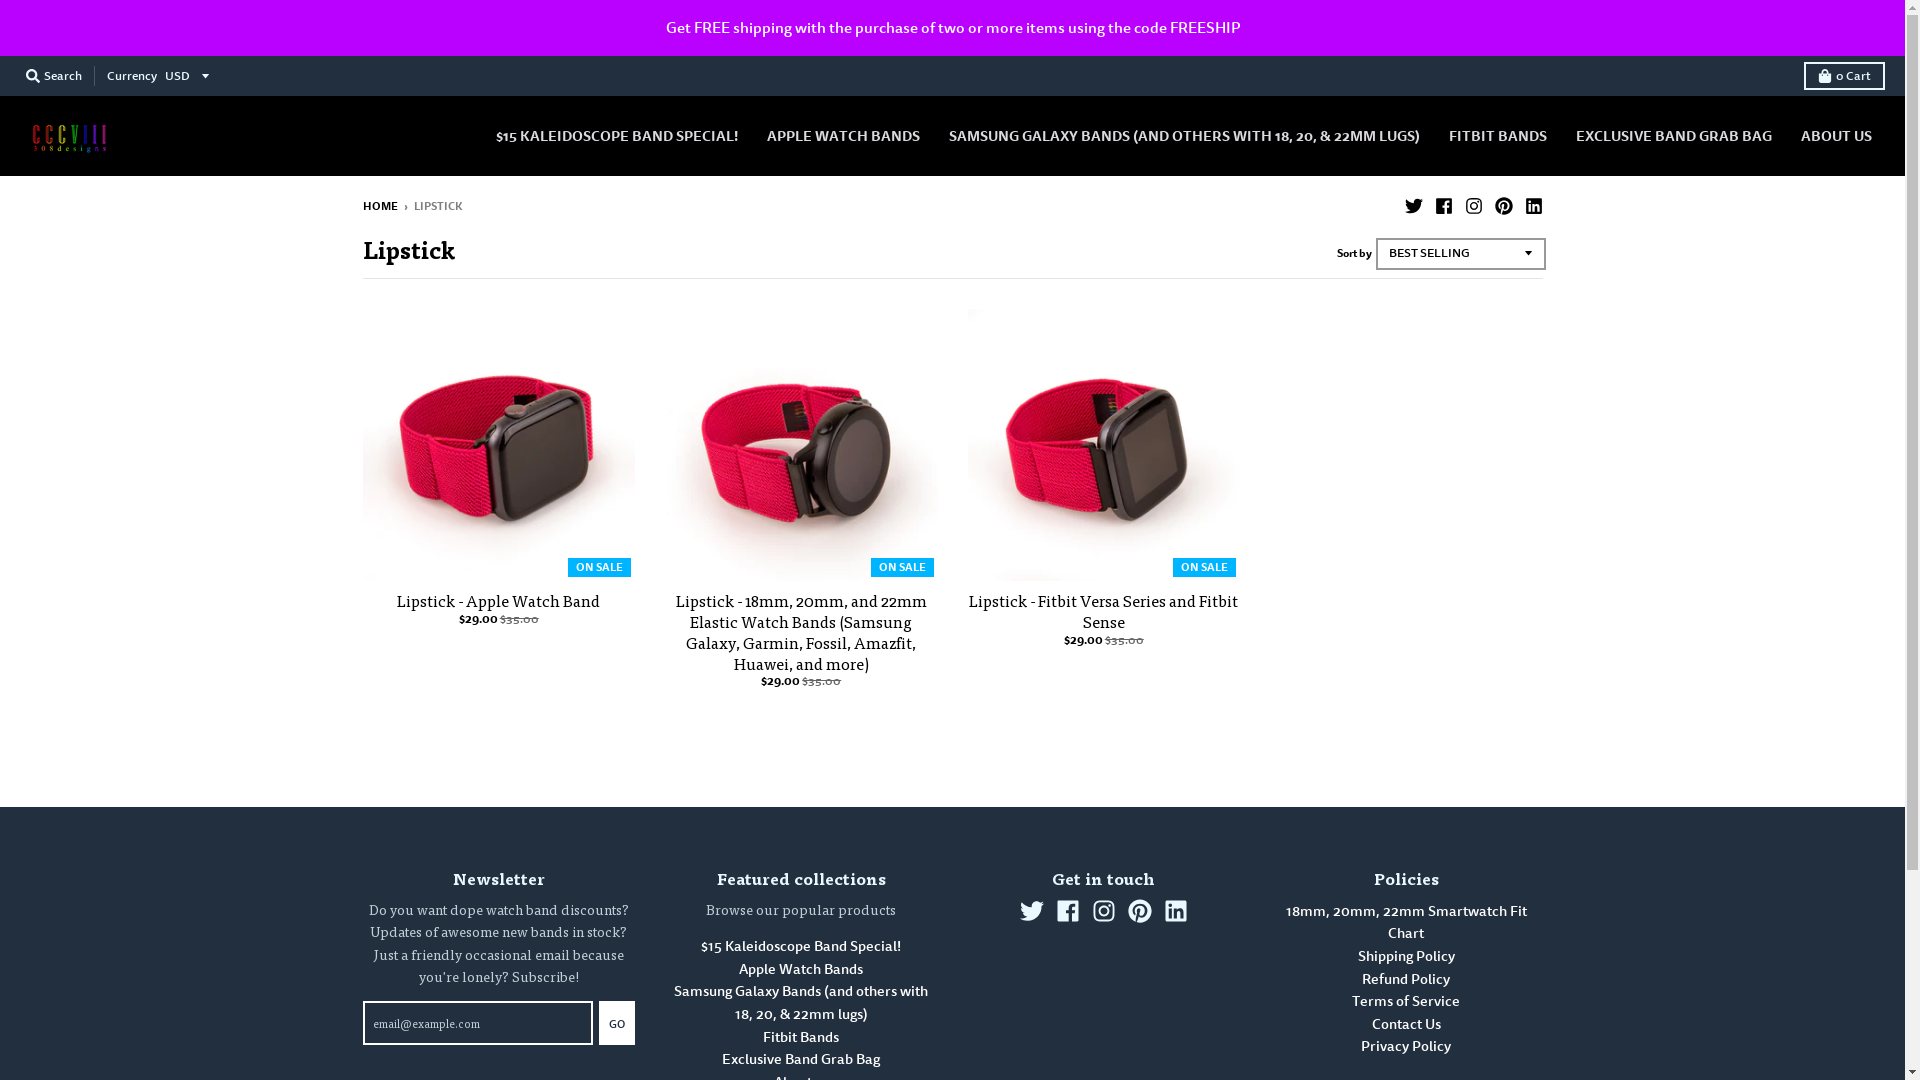 This screenshot has width=1920, height=1080. I want to click on 'Exclusive Band Grab Bag', so click(801, 1058).